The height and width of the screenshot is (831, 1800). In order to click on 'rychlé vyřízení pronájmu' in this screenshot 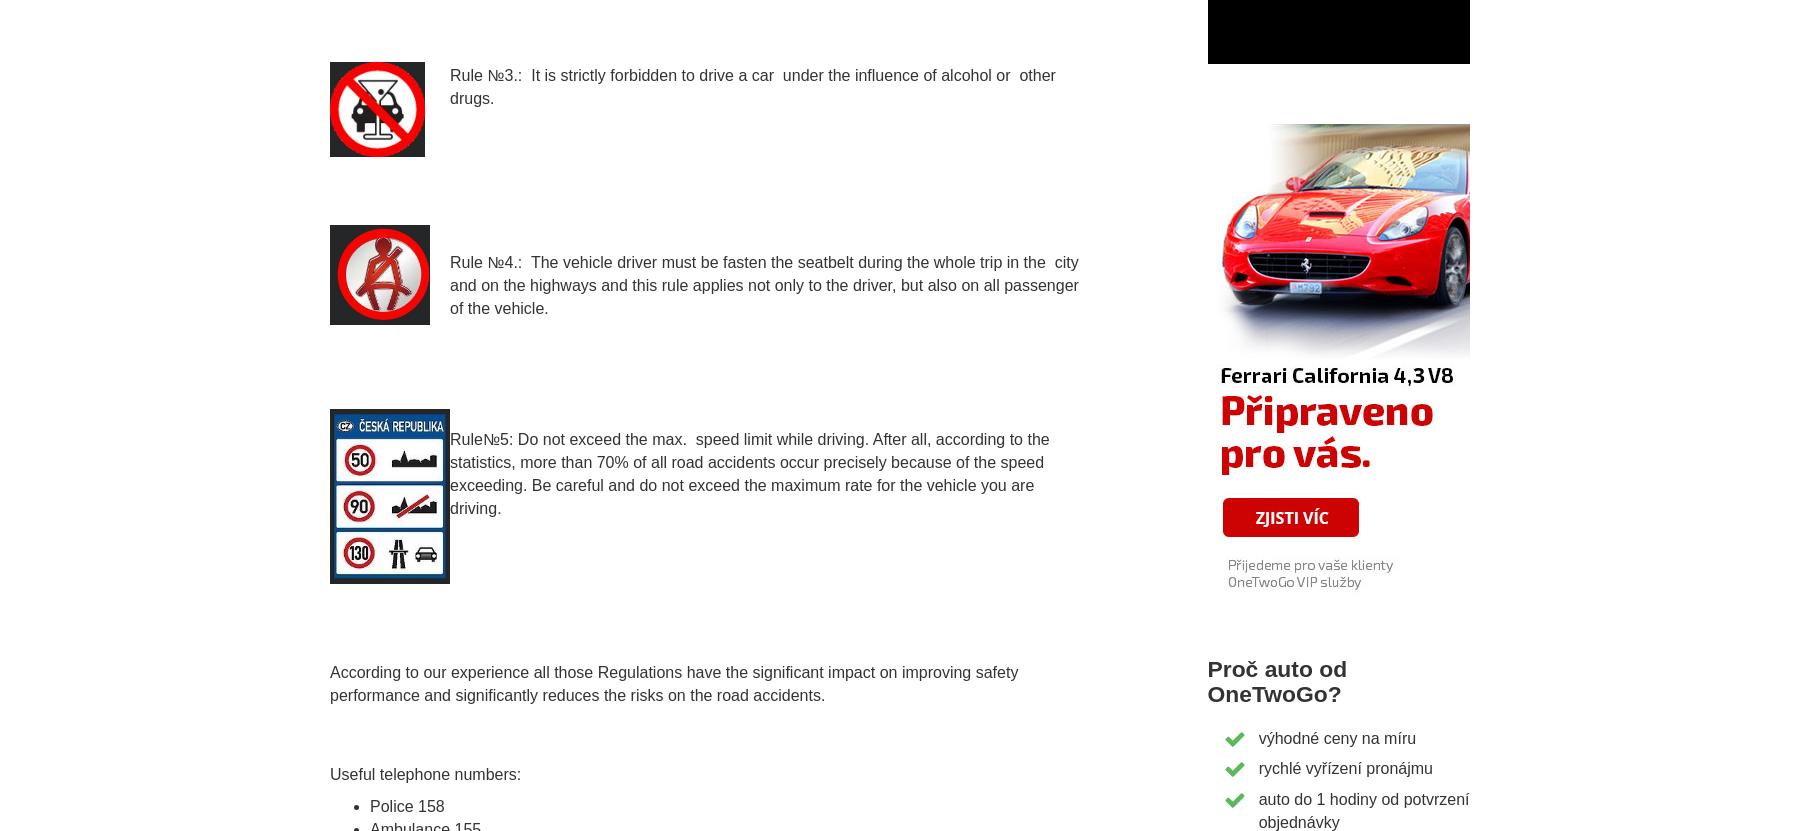, I will do `click(1344, 768)`.